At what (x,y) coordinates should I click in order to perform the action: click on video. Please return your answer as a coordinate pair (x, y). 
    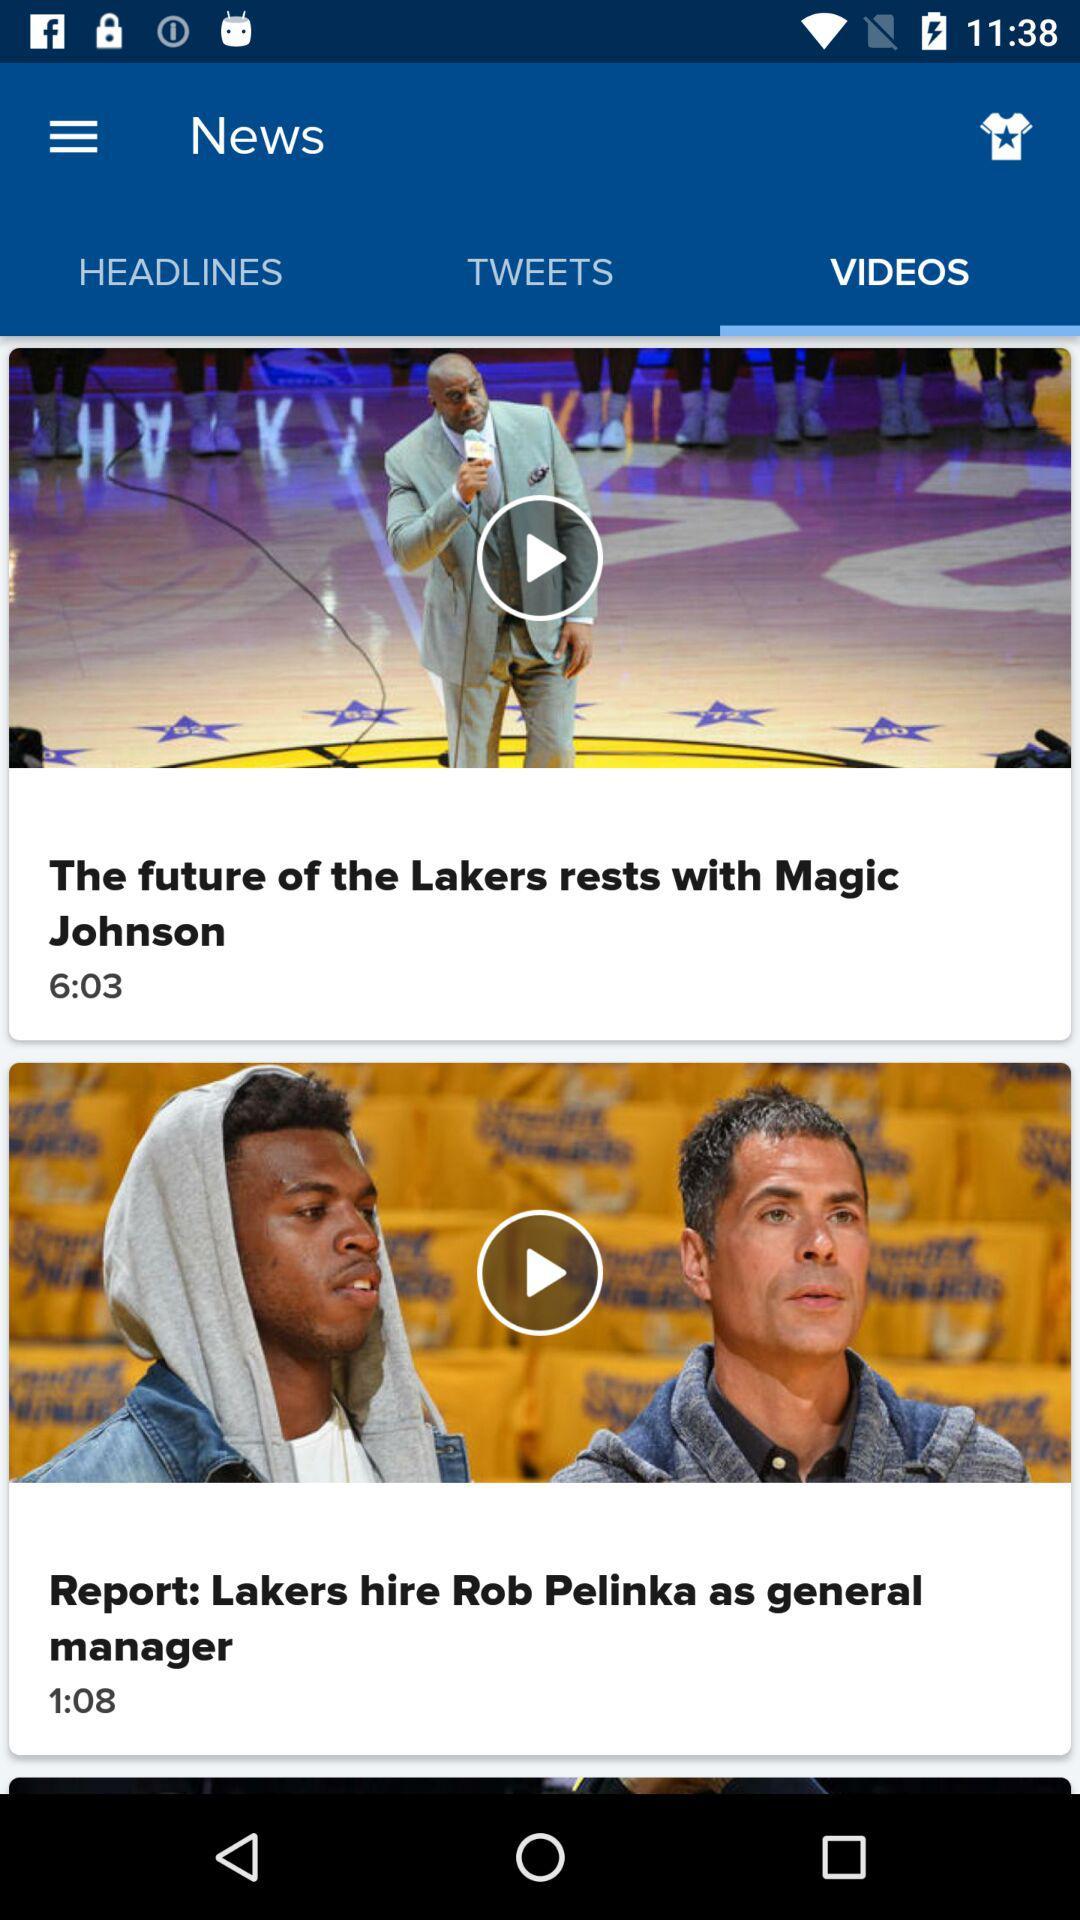
    Looking at the image, I should click on (540, 557).